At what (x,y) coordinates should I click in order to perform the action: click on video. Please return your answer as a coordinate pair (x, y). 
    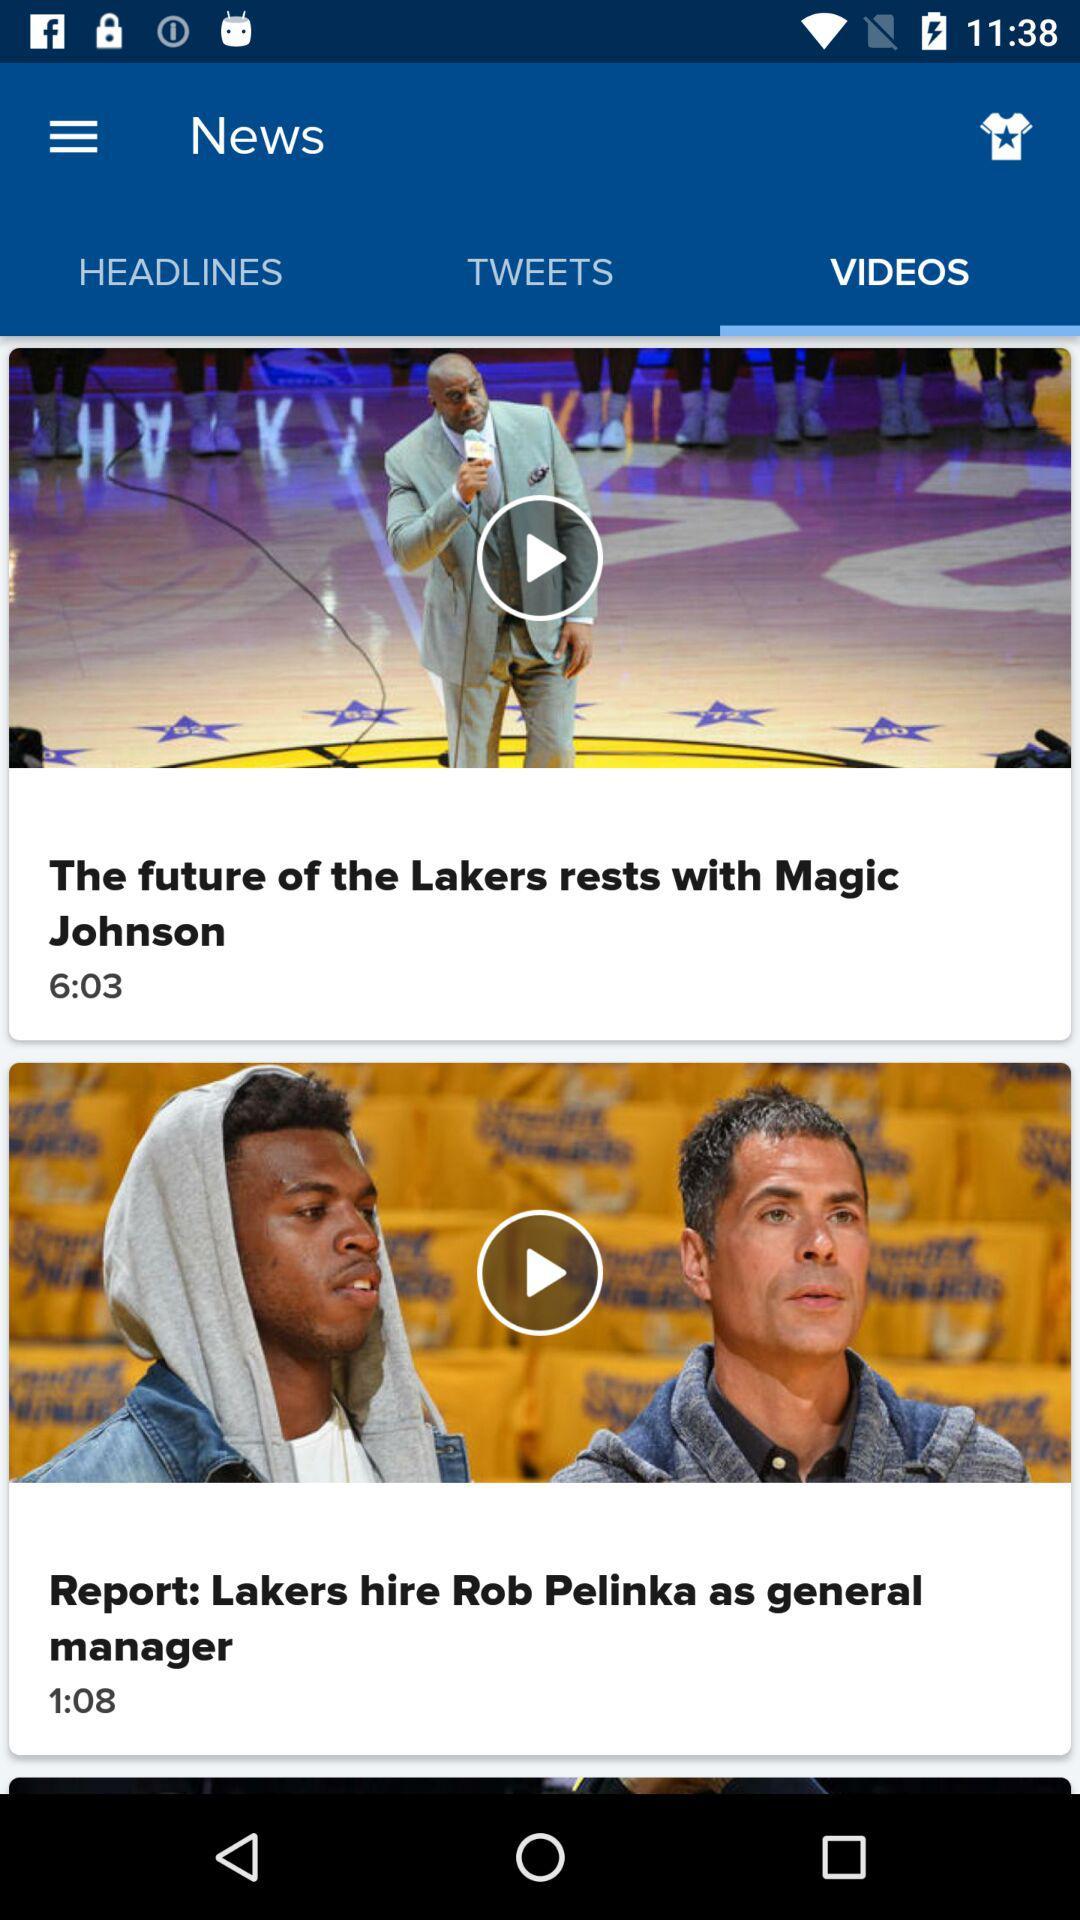
    Looking at the image, I should click on (540, 557).